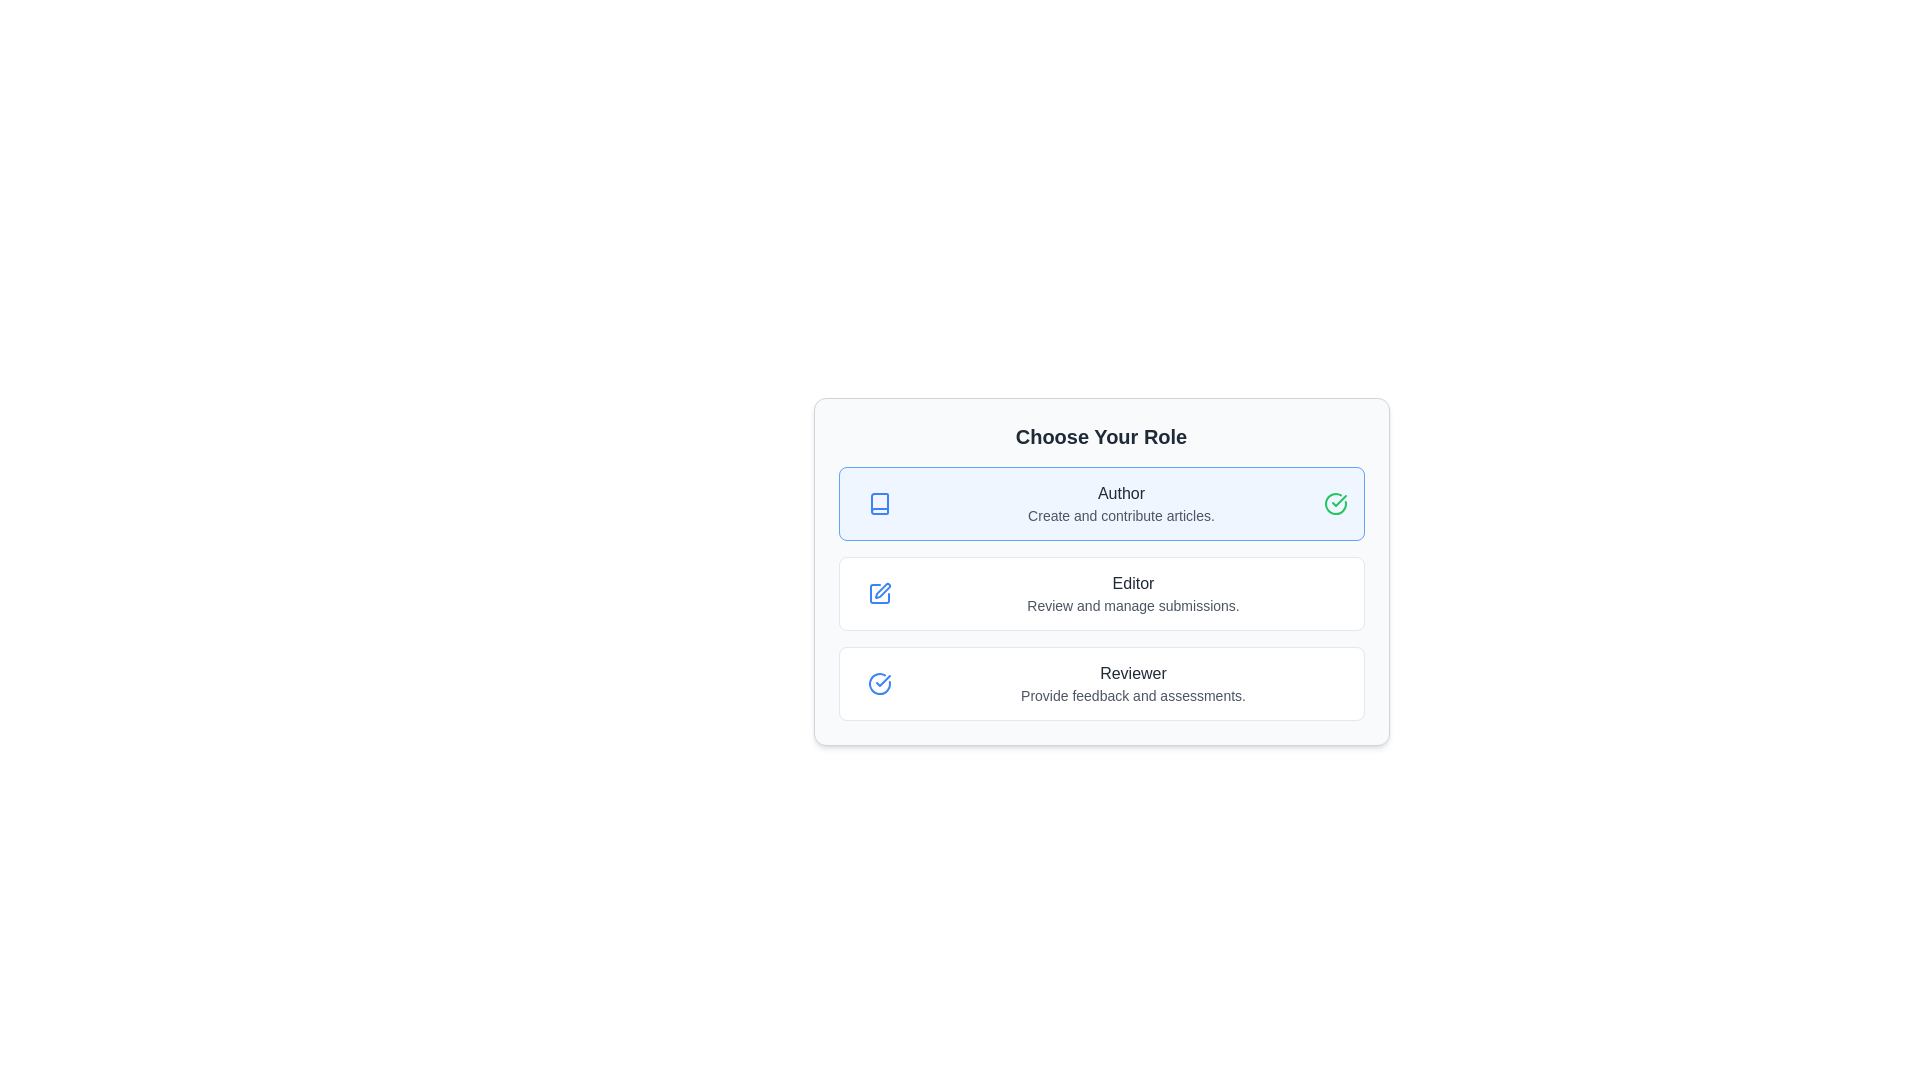 The height and width of the screenshot is (1080, 1920). I want to click on the visual indicator icon for the Editor role in the 'Choose Your Role' section, so click(879, 593).